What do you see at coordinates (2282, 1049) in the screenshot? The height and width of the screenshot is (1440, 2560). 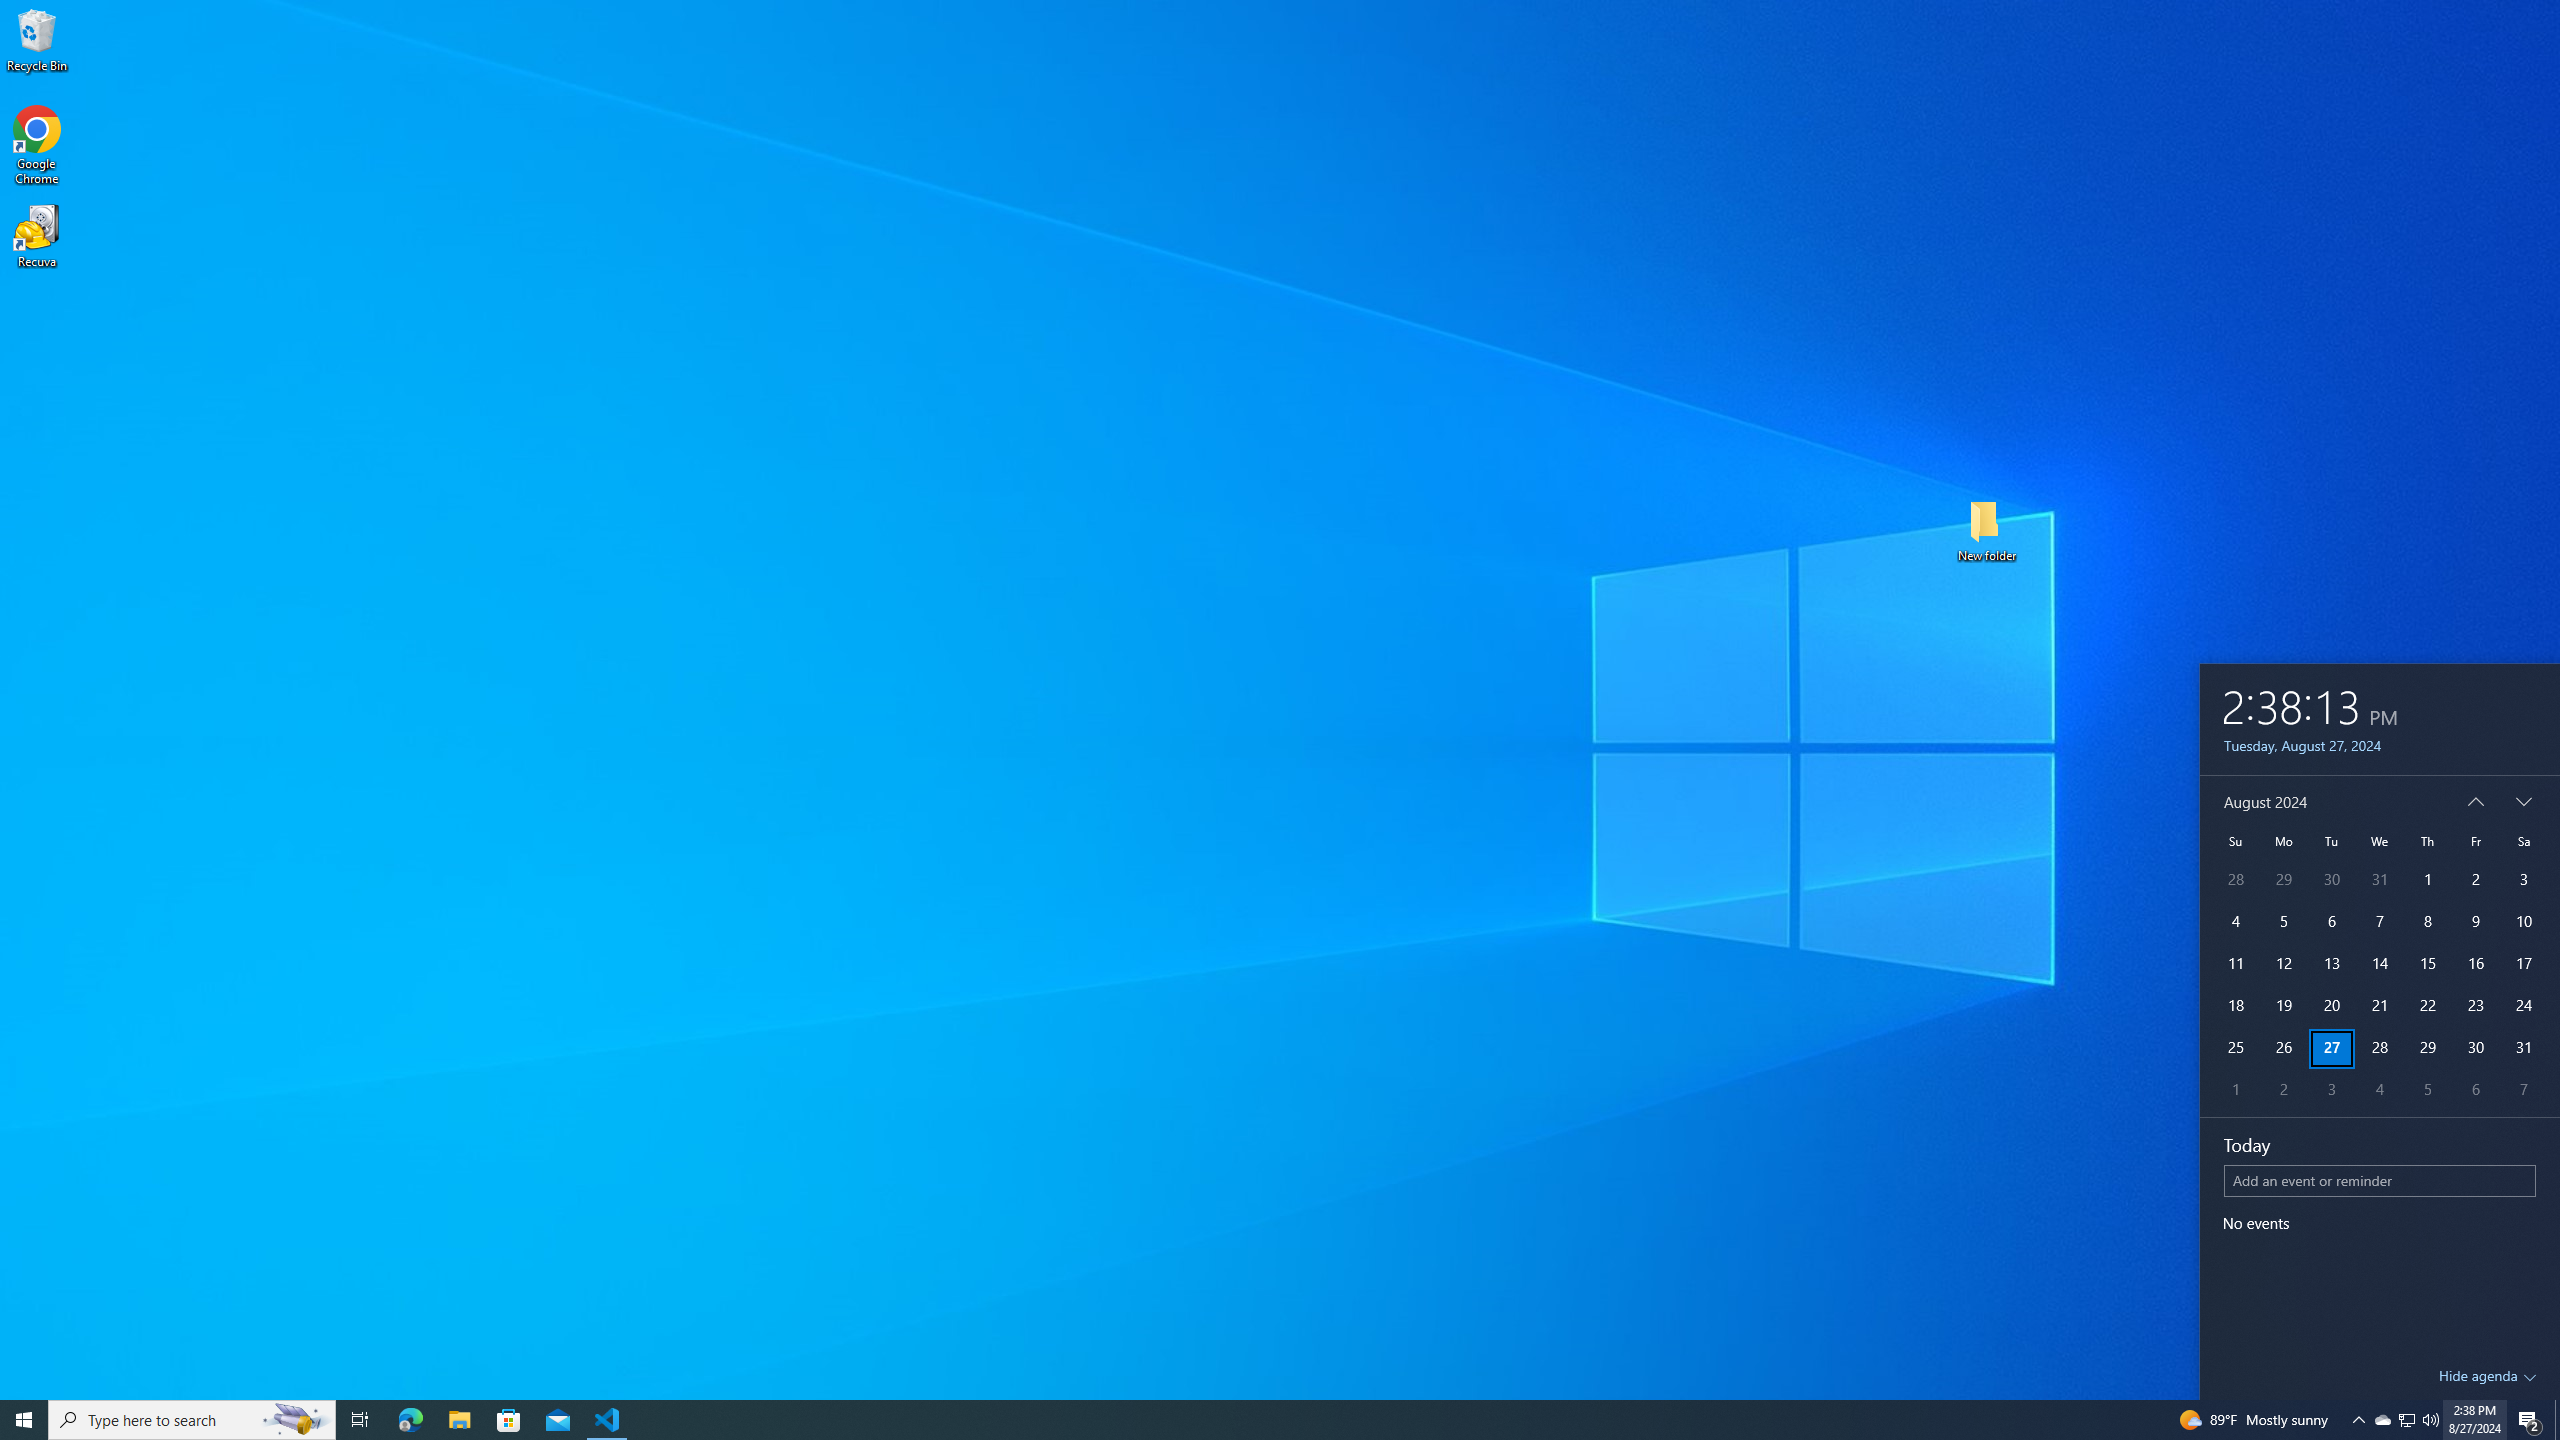 I see `'26'` at bounding box center [2282, 1049].